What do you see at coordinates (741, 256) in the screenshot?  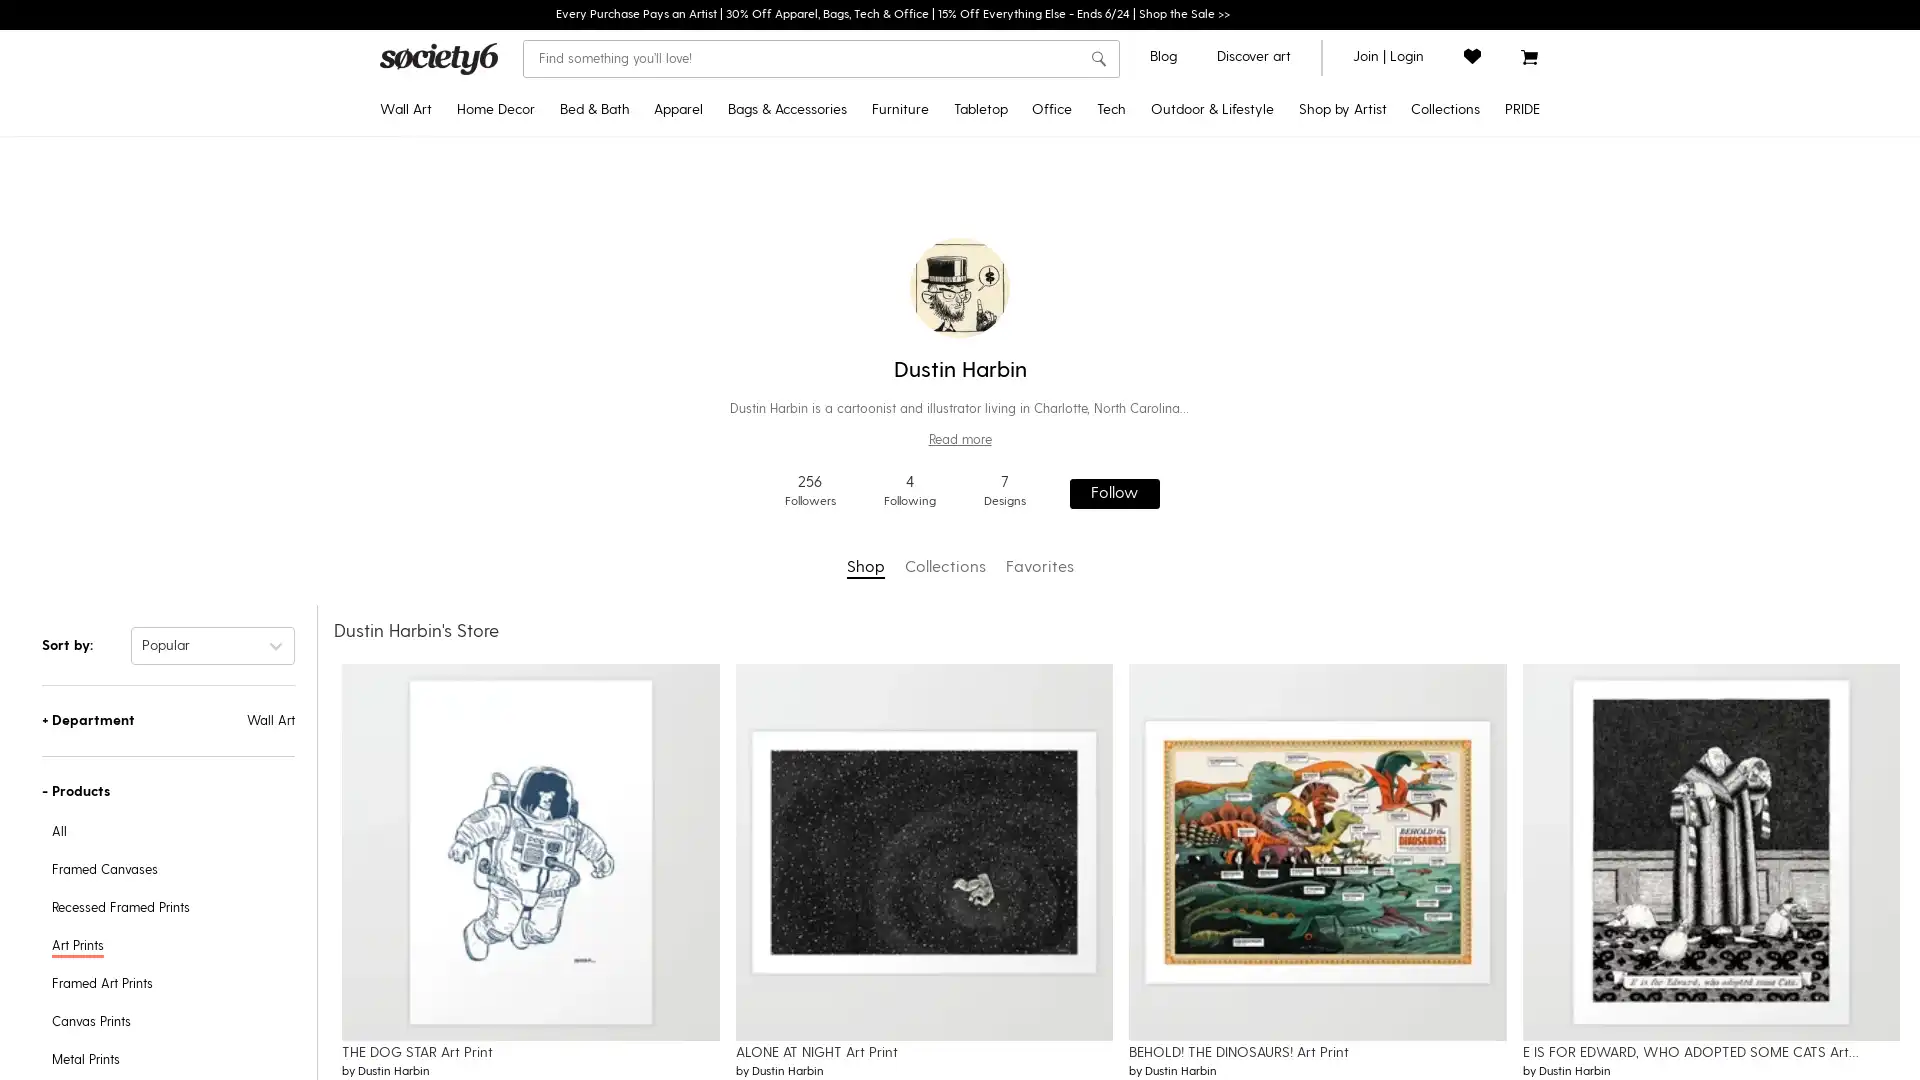 I see `Long Sleeve T-Shirts` at bounding box center [741, 256].